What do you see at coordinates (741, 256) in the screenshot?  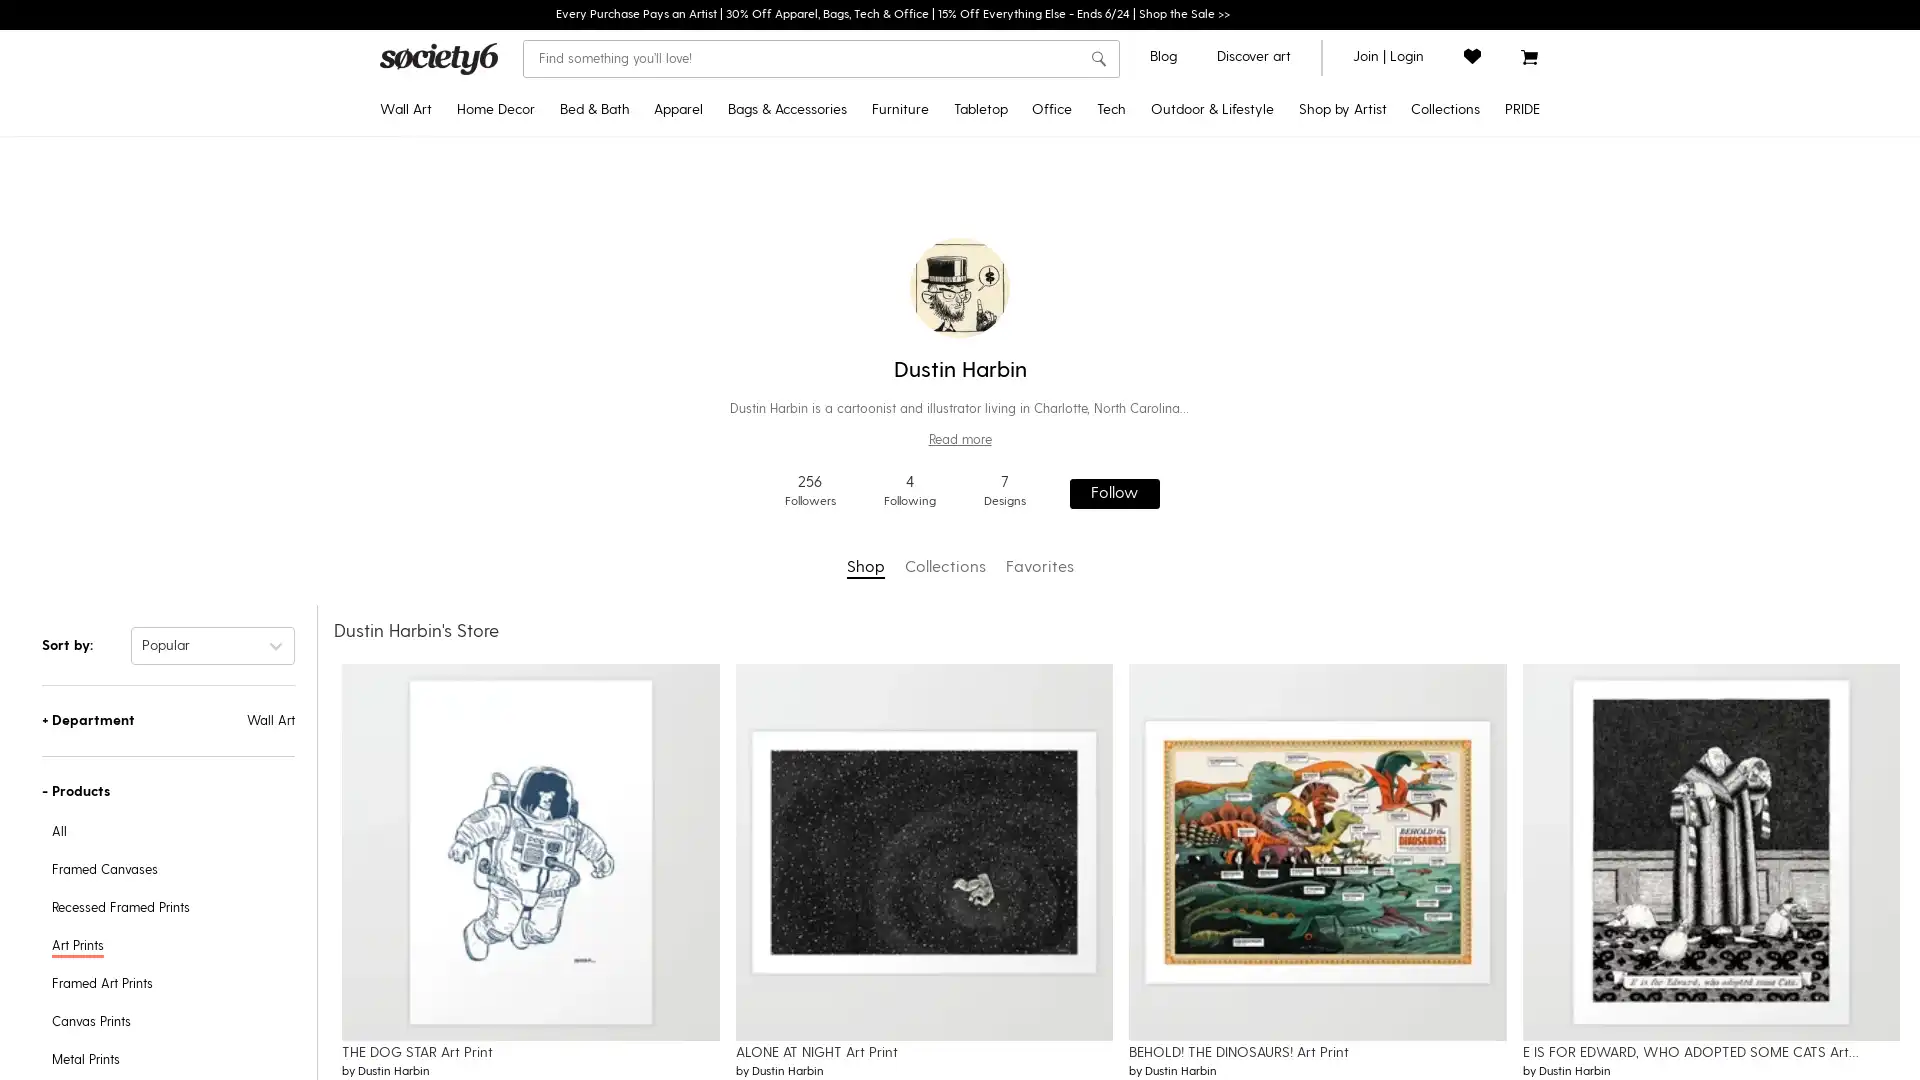 I see `Long Sleeve T-Shirts` at bounding box center [741, 256].